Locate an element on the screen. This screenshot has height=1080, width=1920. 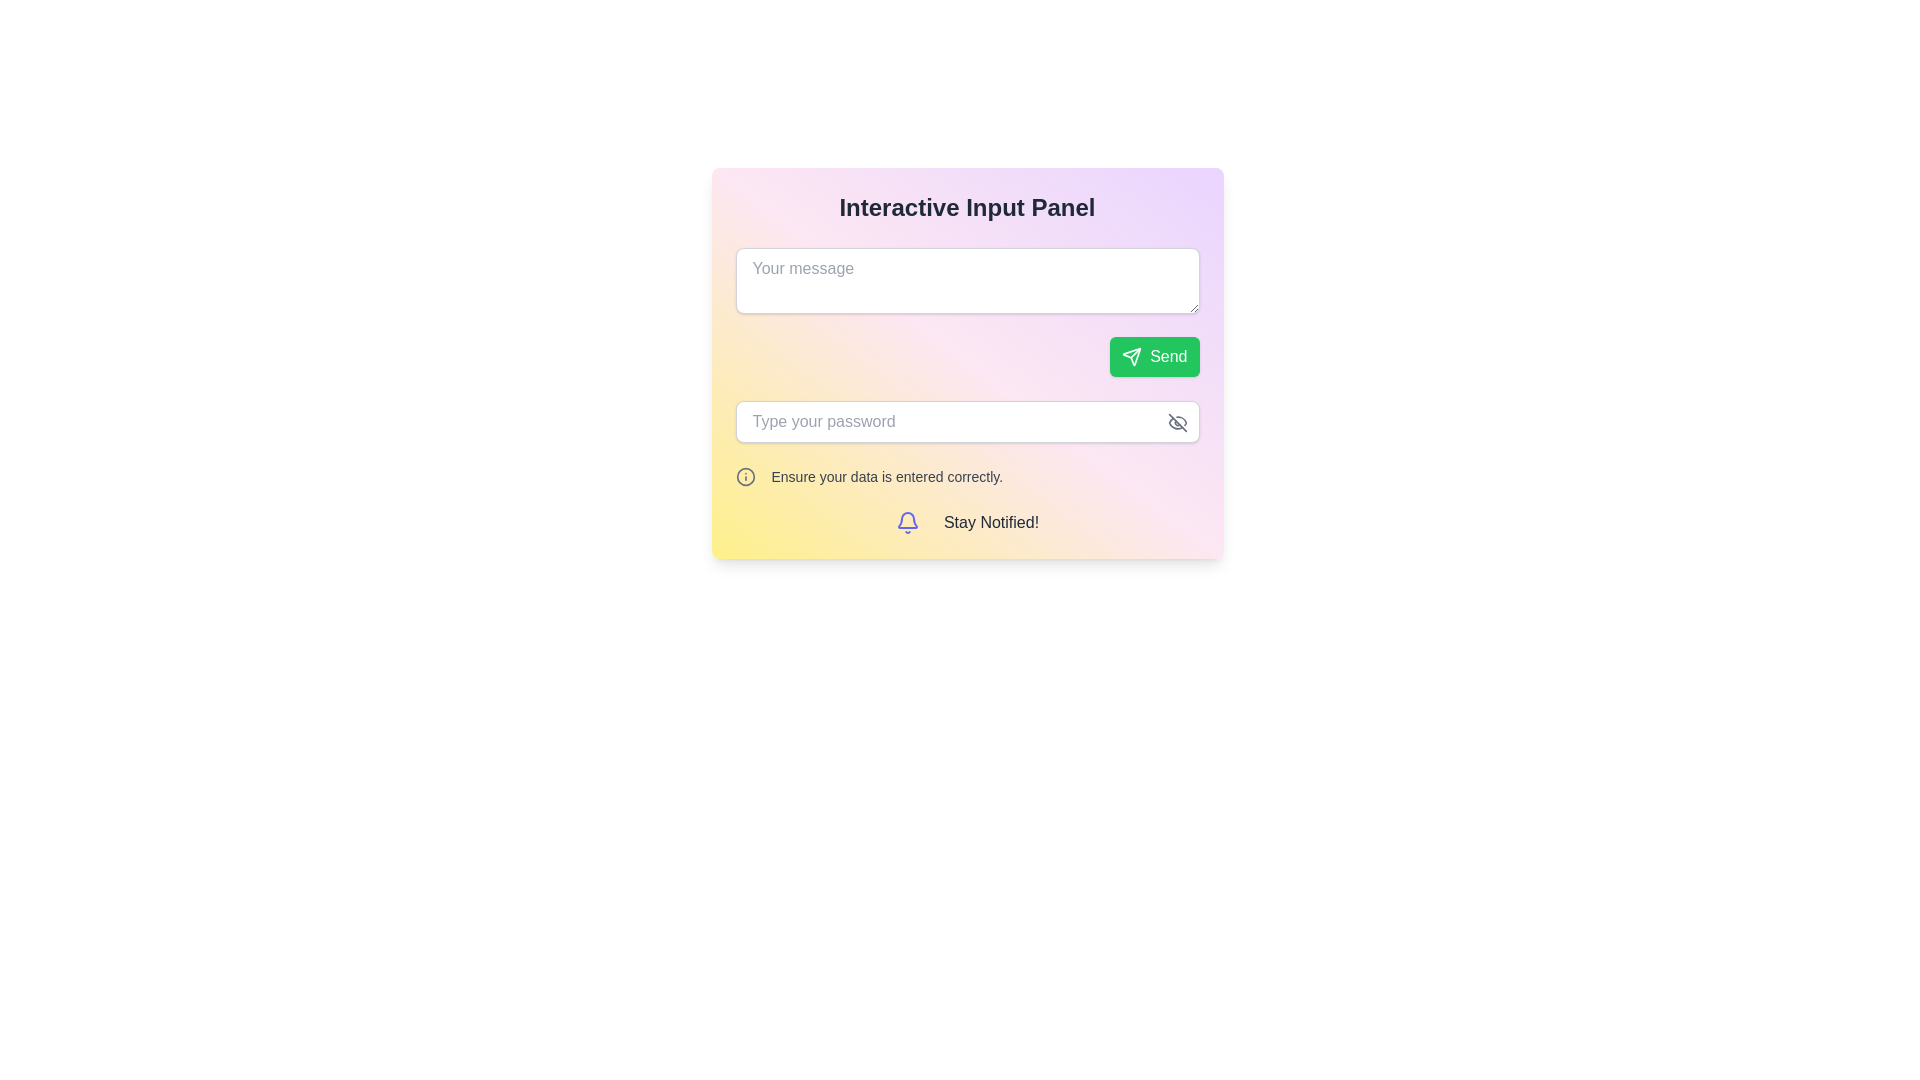
the indigo bell-shaped notification icon located above the text 'Stay Notified!' is located at coordinates (906, 522).